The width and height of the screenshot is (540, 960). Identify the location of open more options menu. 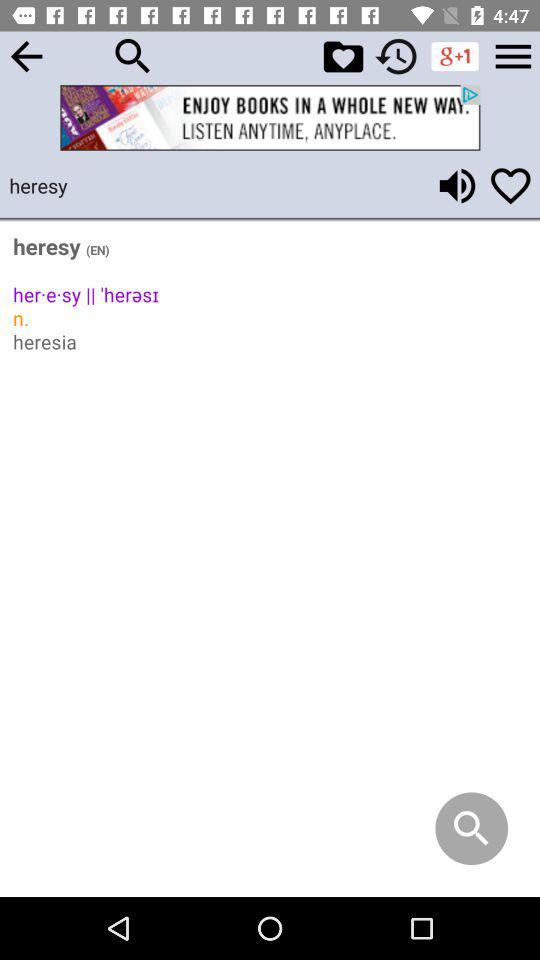
(513, 55).